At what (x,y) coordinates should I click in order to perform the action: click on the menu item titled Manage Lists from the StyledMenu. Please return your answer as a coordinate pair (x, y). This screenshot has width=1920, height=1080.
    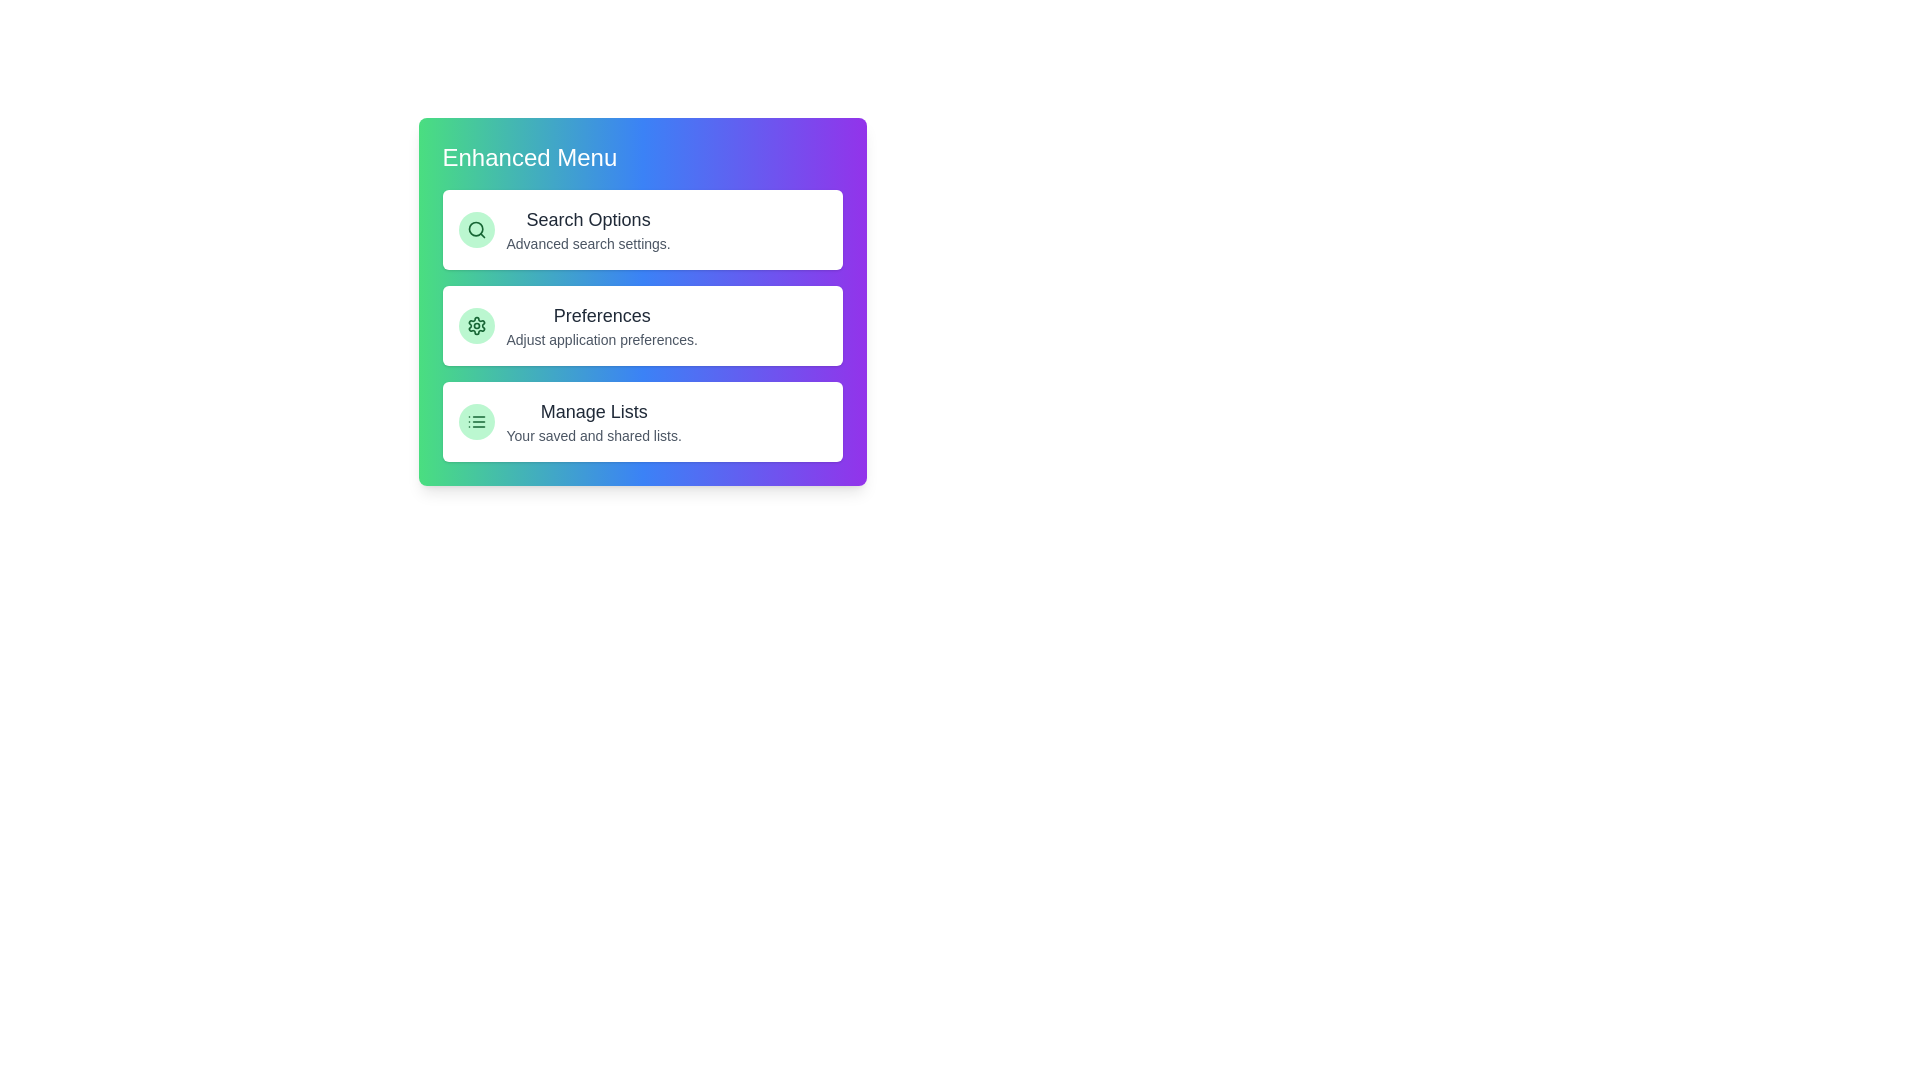
    Looking at the image, I should click on (642, 420).